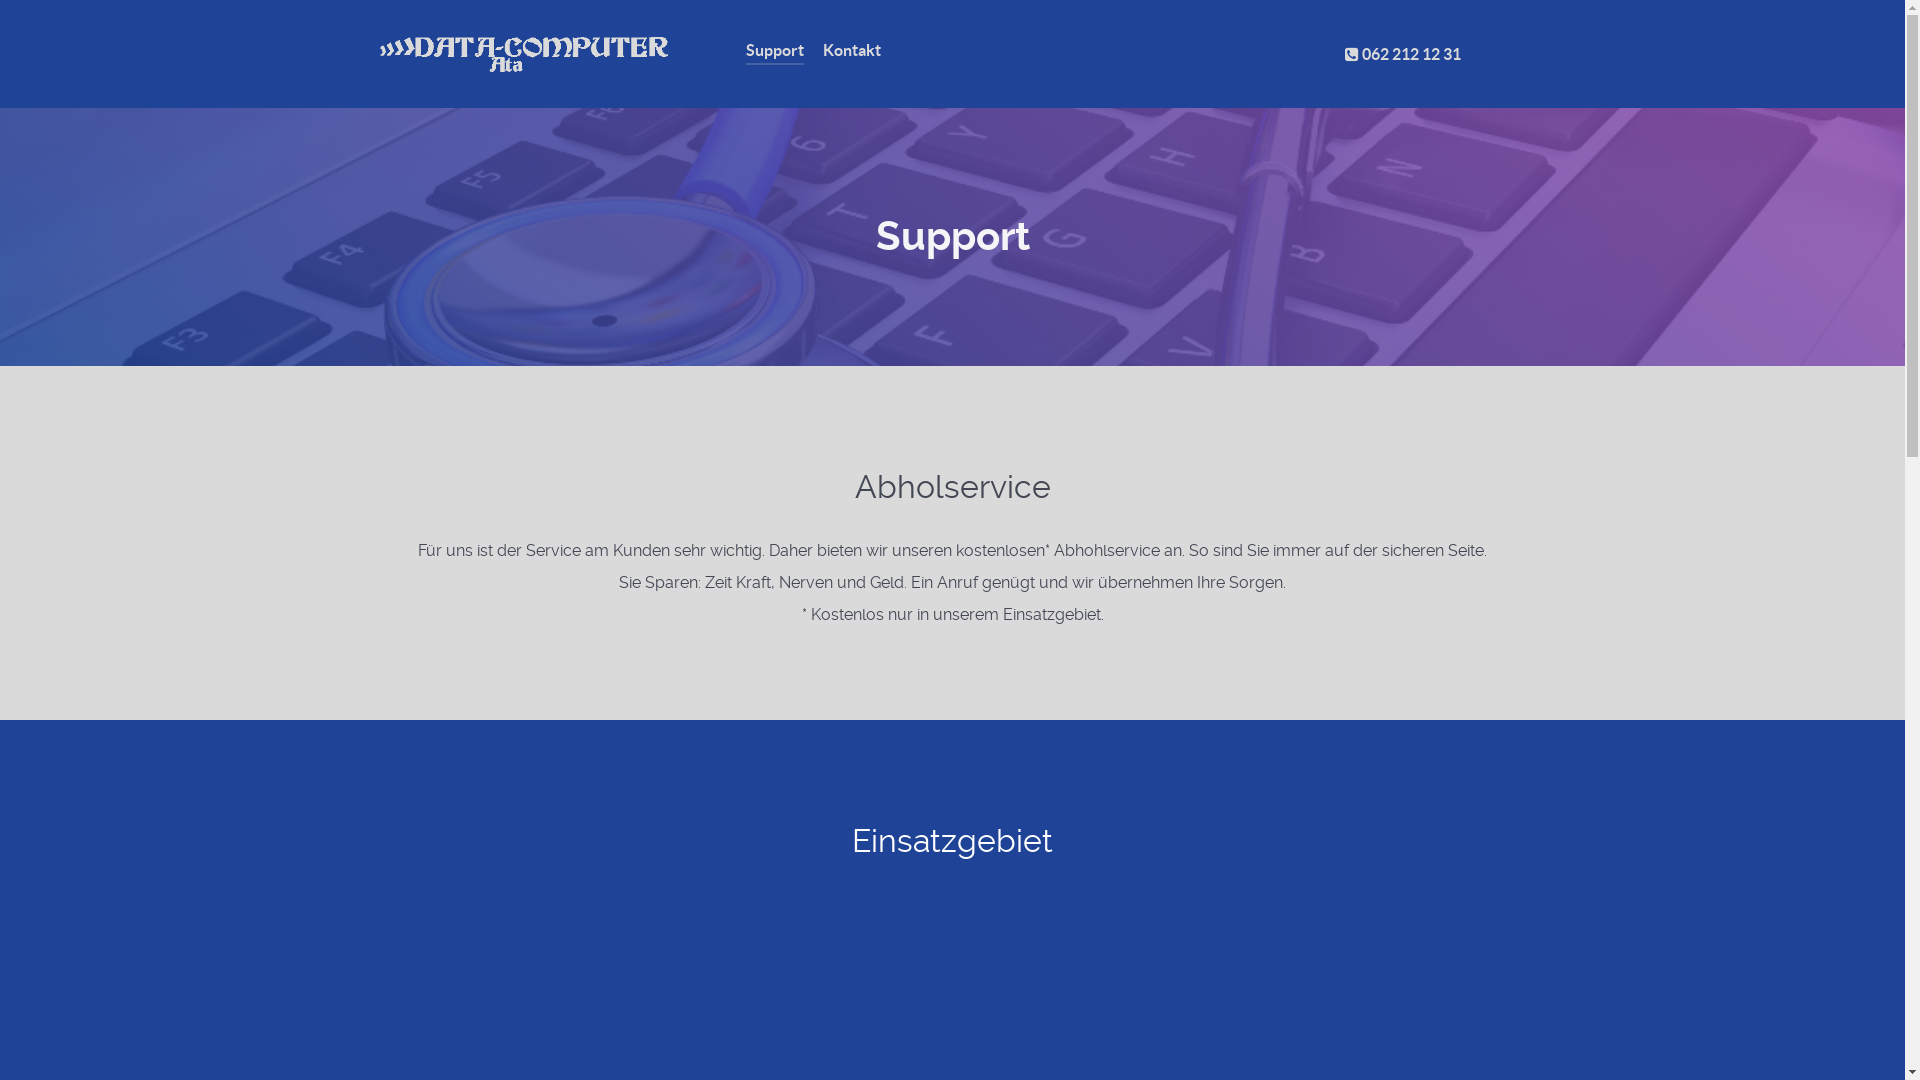  Describe the element at coordinates (1401, 53) in the screenshot. I see `'062 212 12 31'` at that location.